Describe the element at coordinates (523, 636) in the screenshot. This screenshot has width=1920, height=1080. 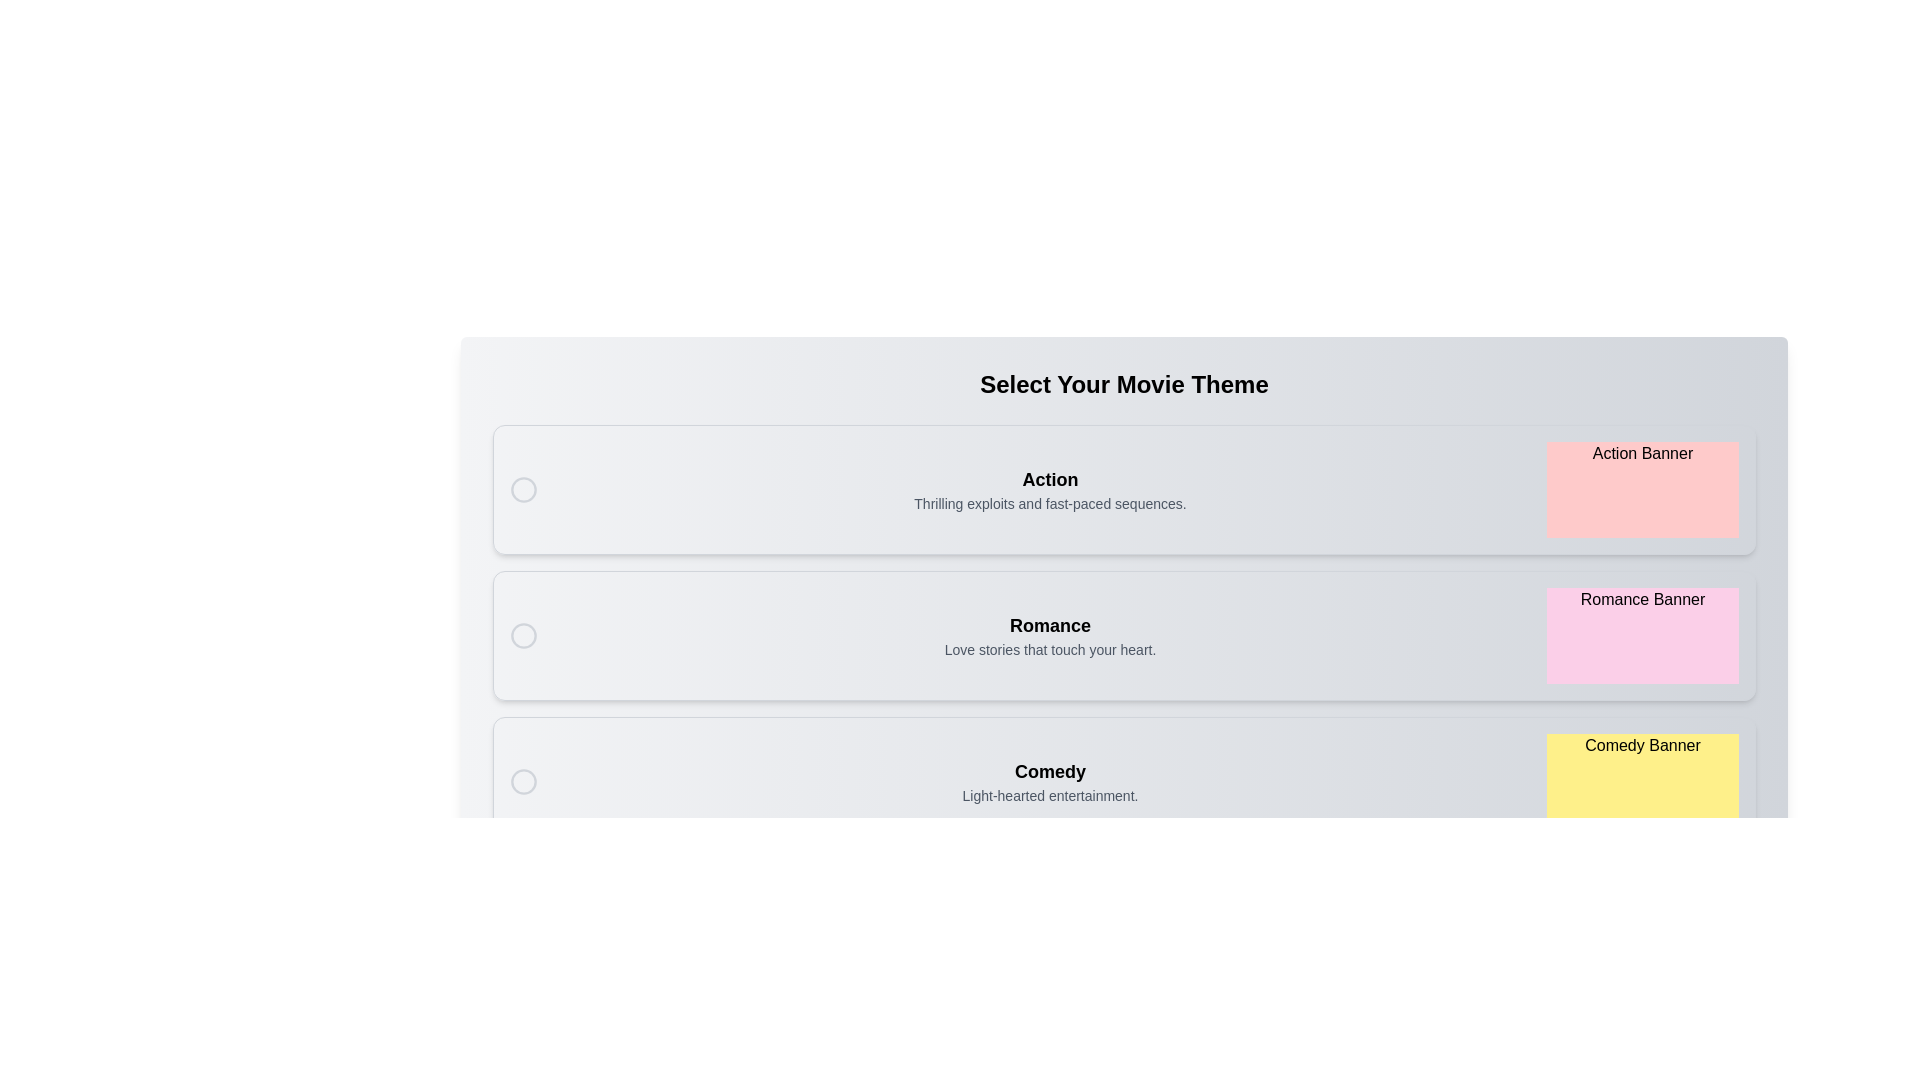
I see `the radio button associated with the 'Romance' option, which is the second option in a vertical list of three` at that location.